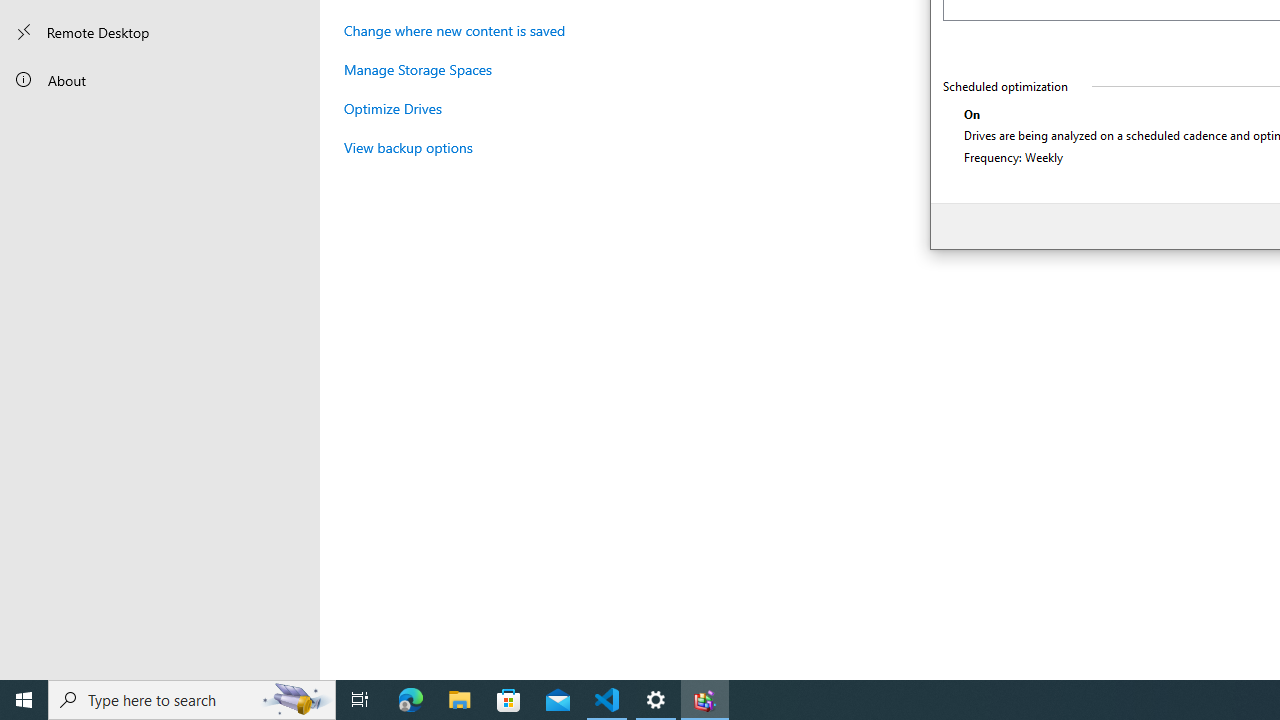 The image size is (1280, 720). What do you see at coordinates (24, 698) in the screenshot?
I see `'Start'` at bounding box center [24, 698].